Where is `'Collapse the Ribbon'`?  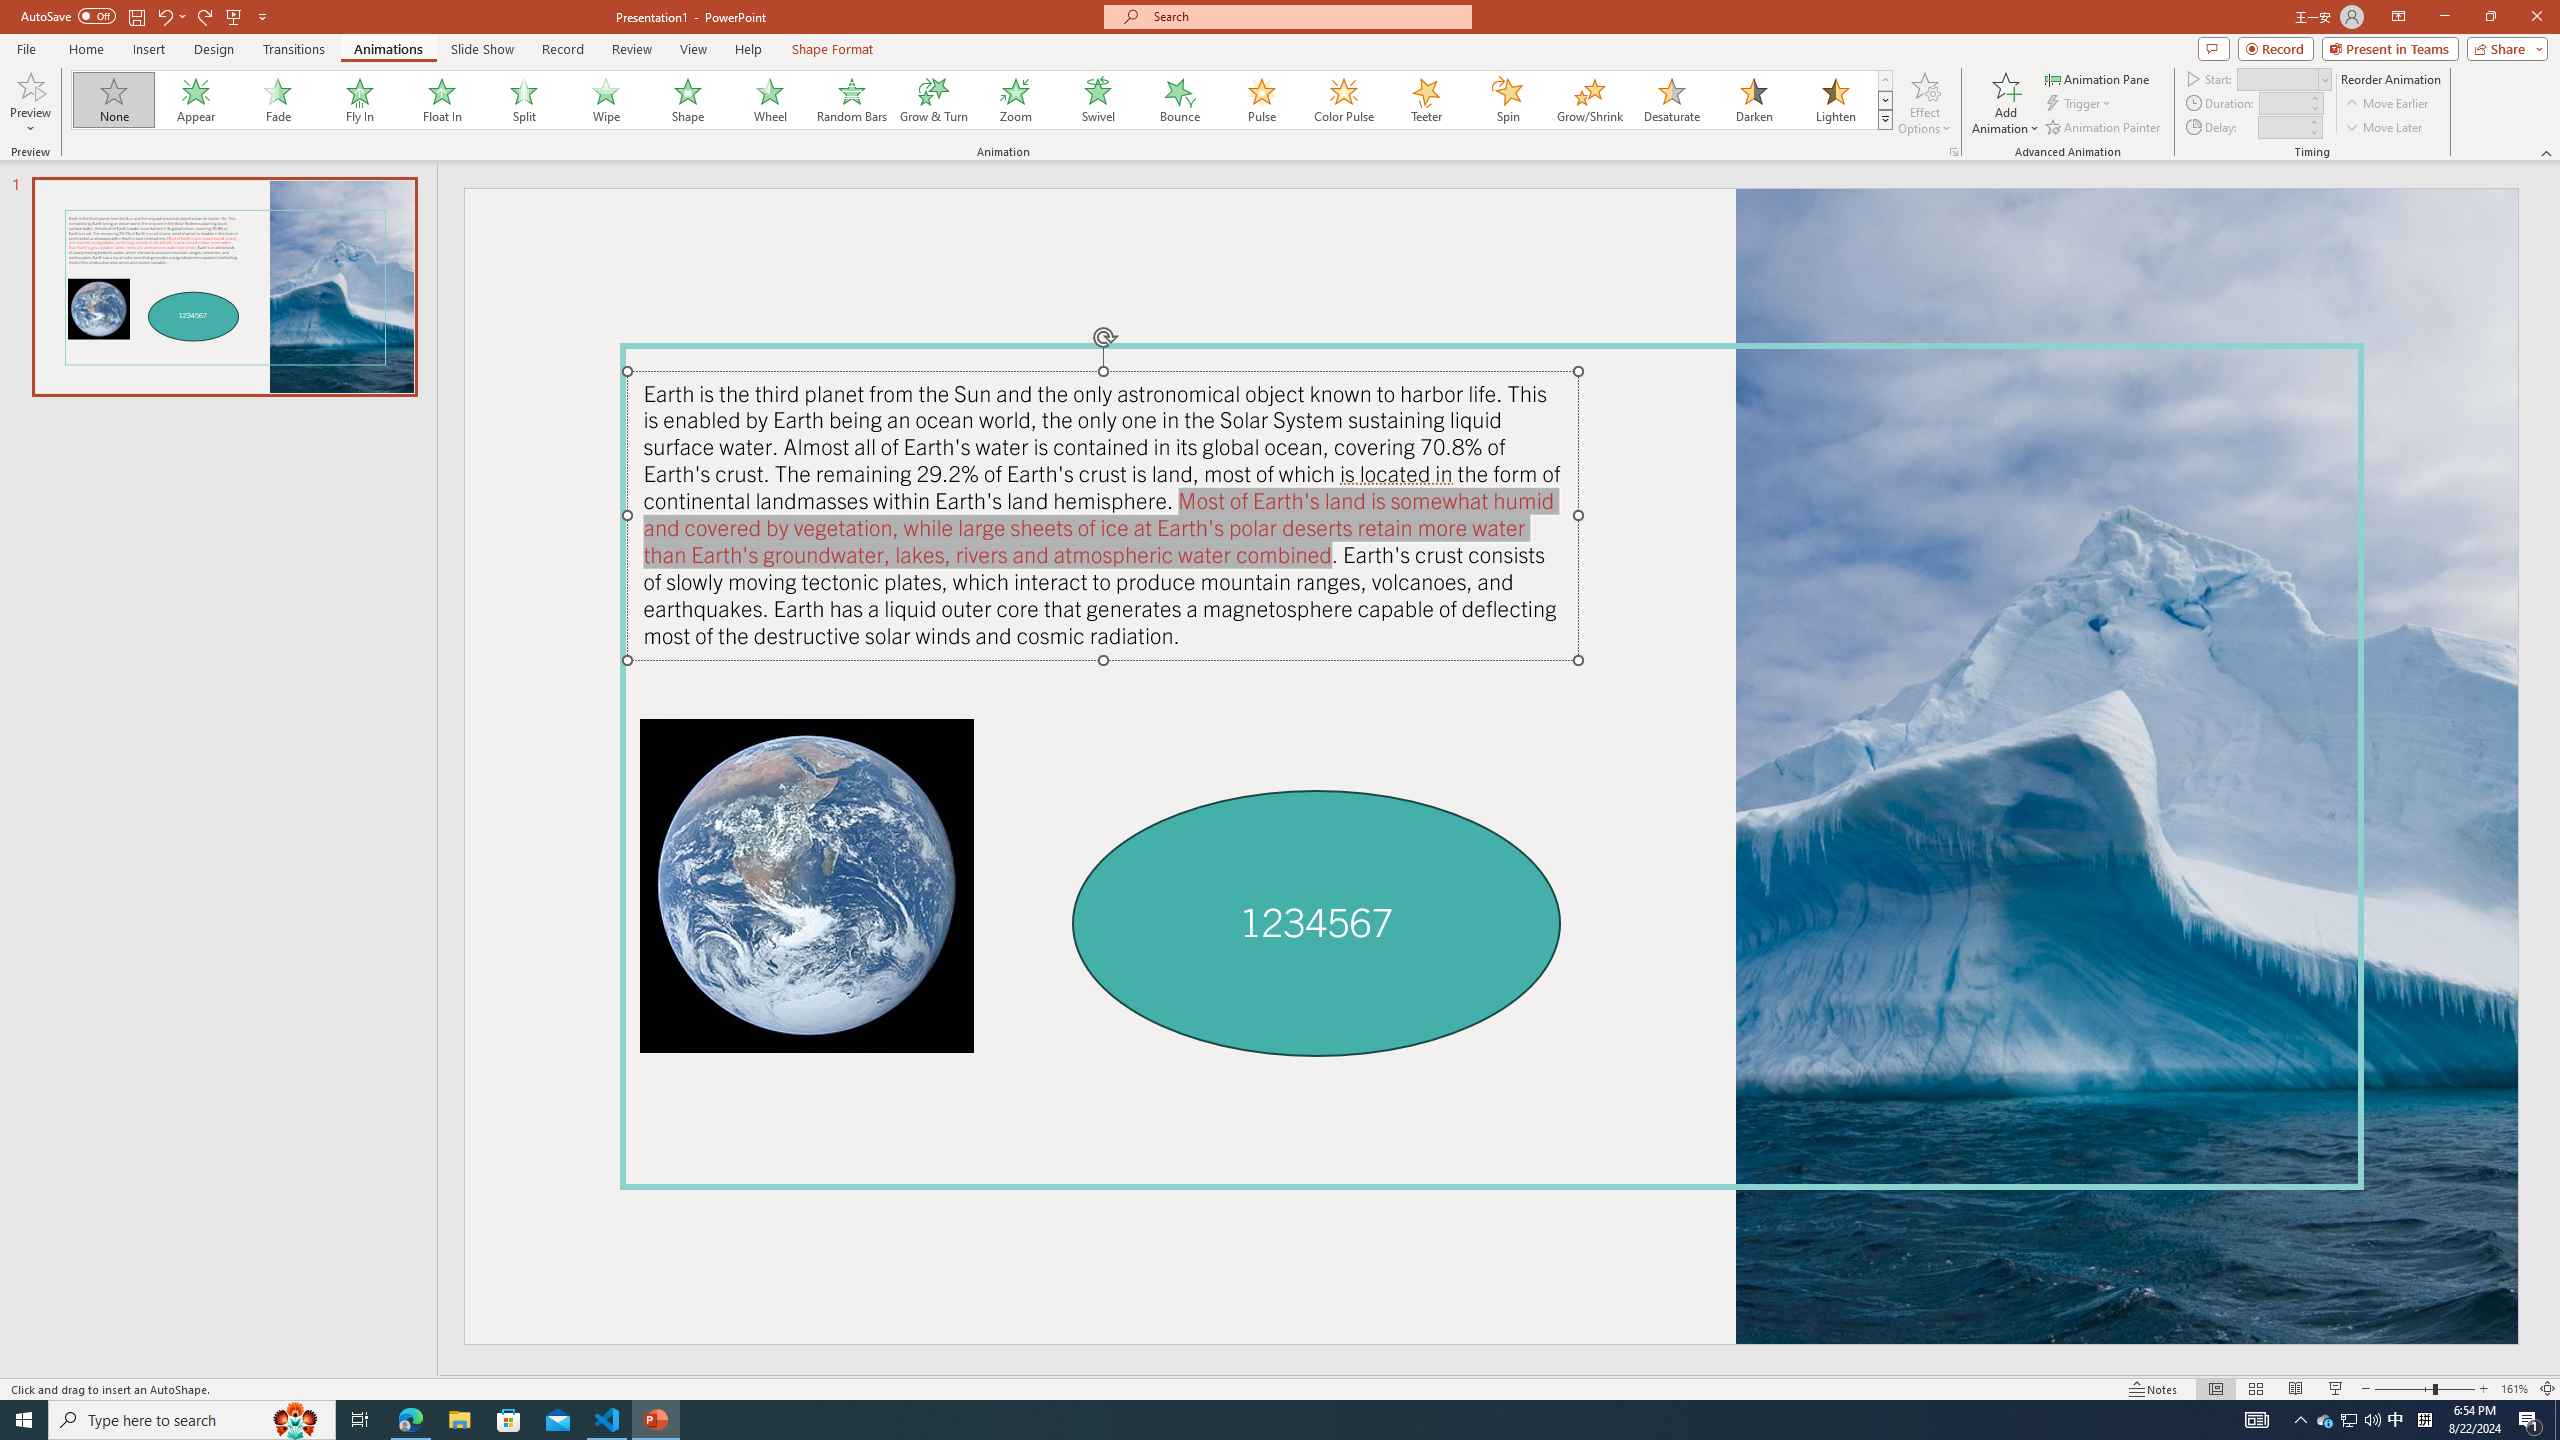
'Collapse the Ribbon' is located at coordinates (2547, 153).